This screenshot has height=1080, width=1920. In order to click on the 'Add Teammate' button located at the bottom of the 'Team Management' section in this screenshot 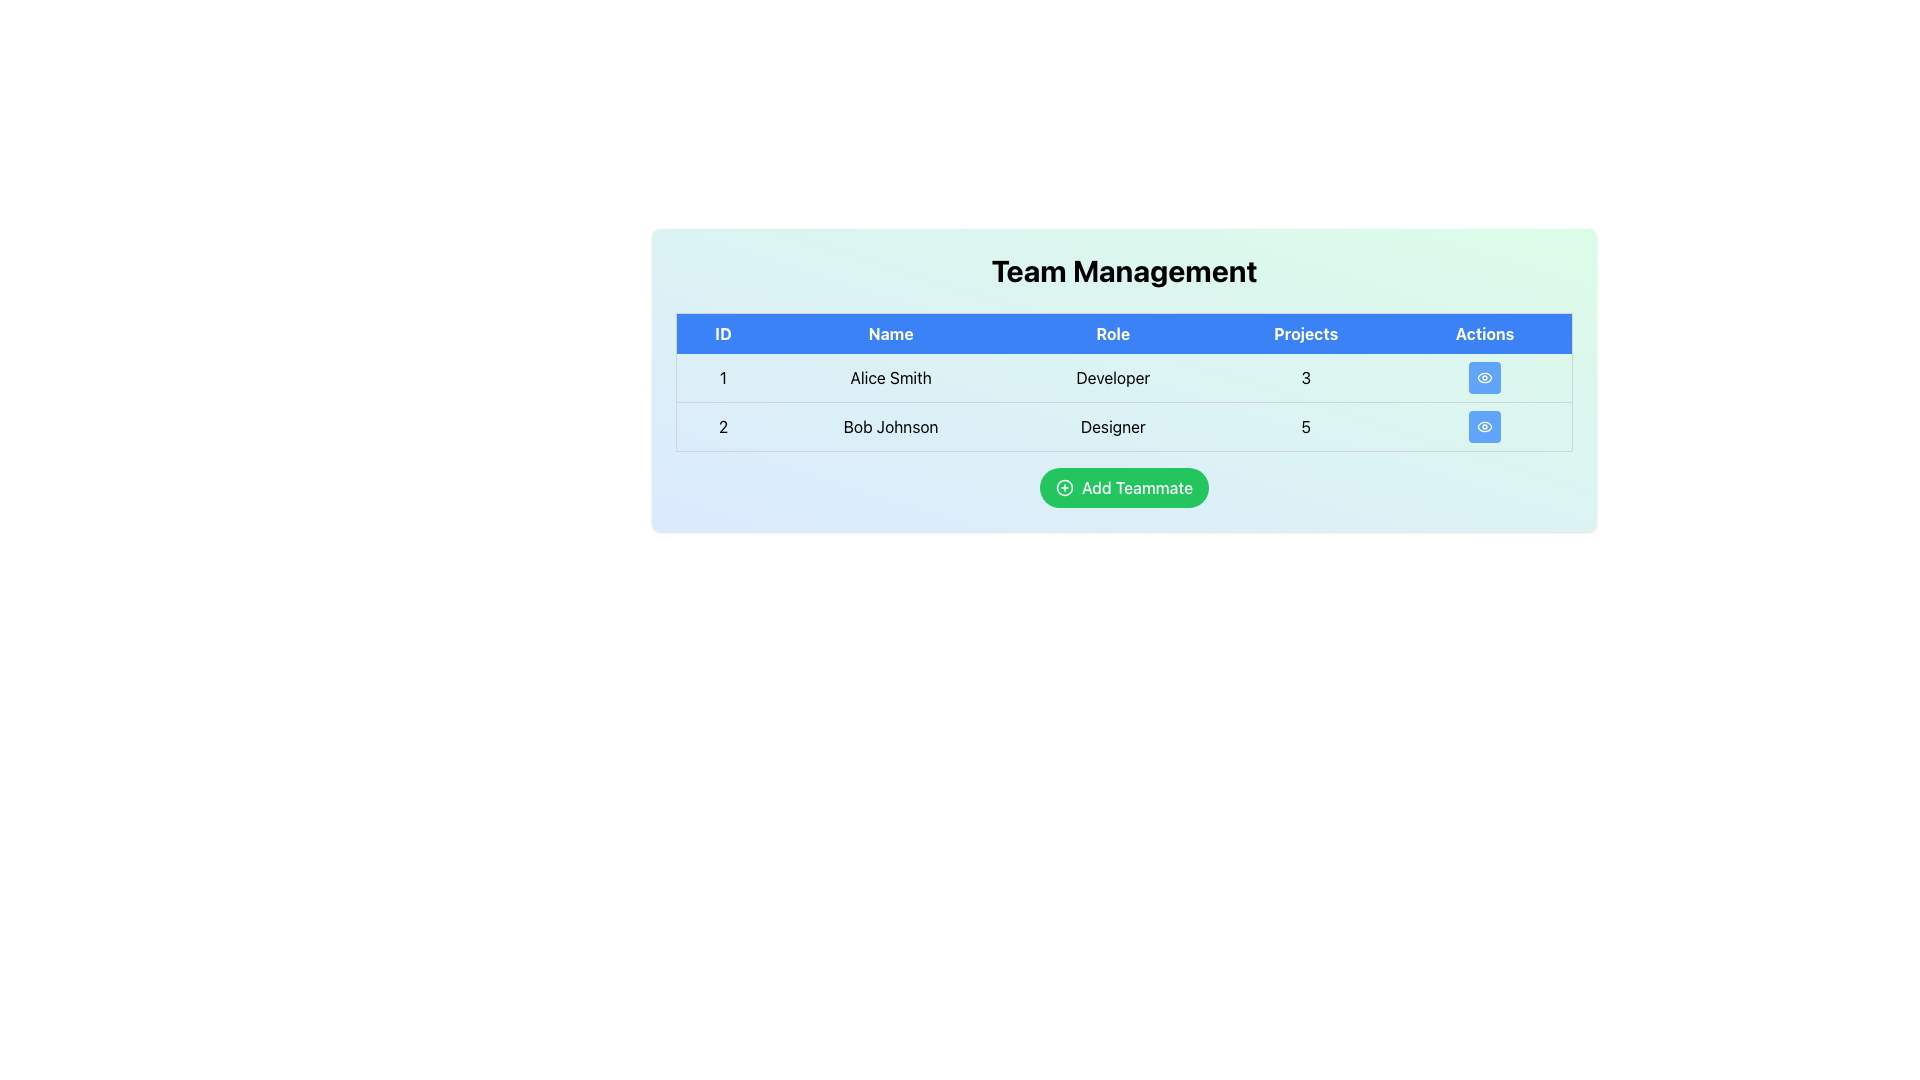, I will do `click(1124, 488)`.